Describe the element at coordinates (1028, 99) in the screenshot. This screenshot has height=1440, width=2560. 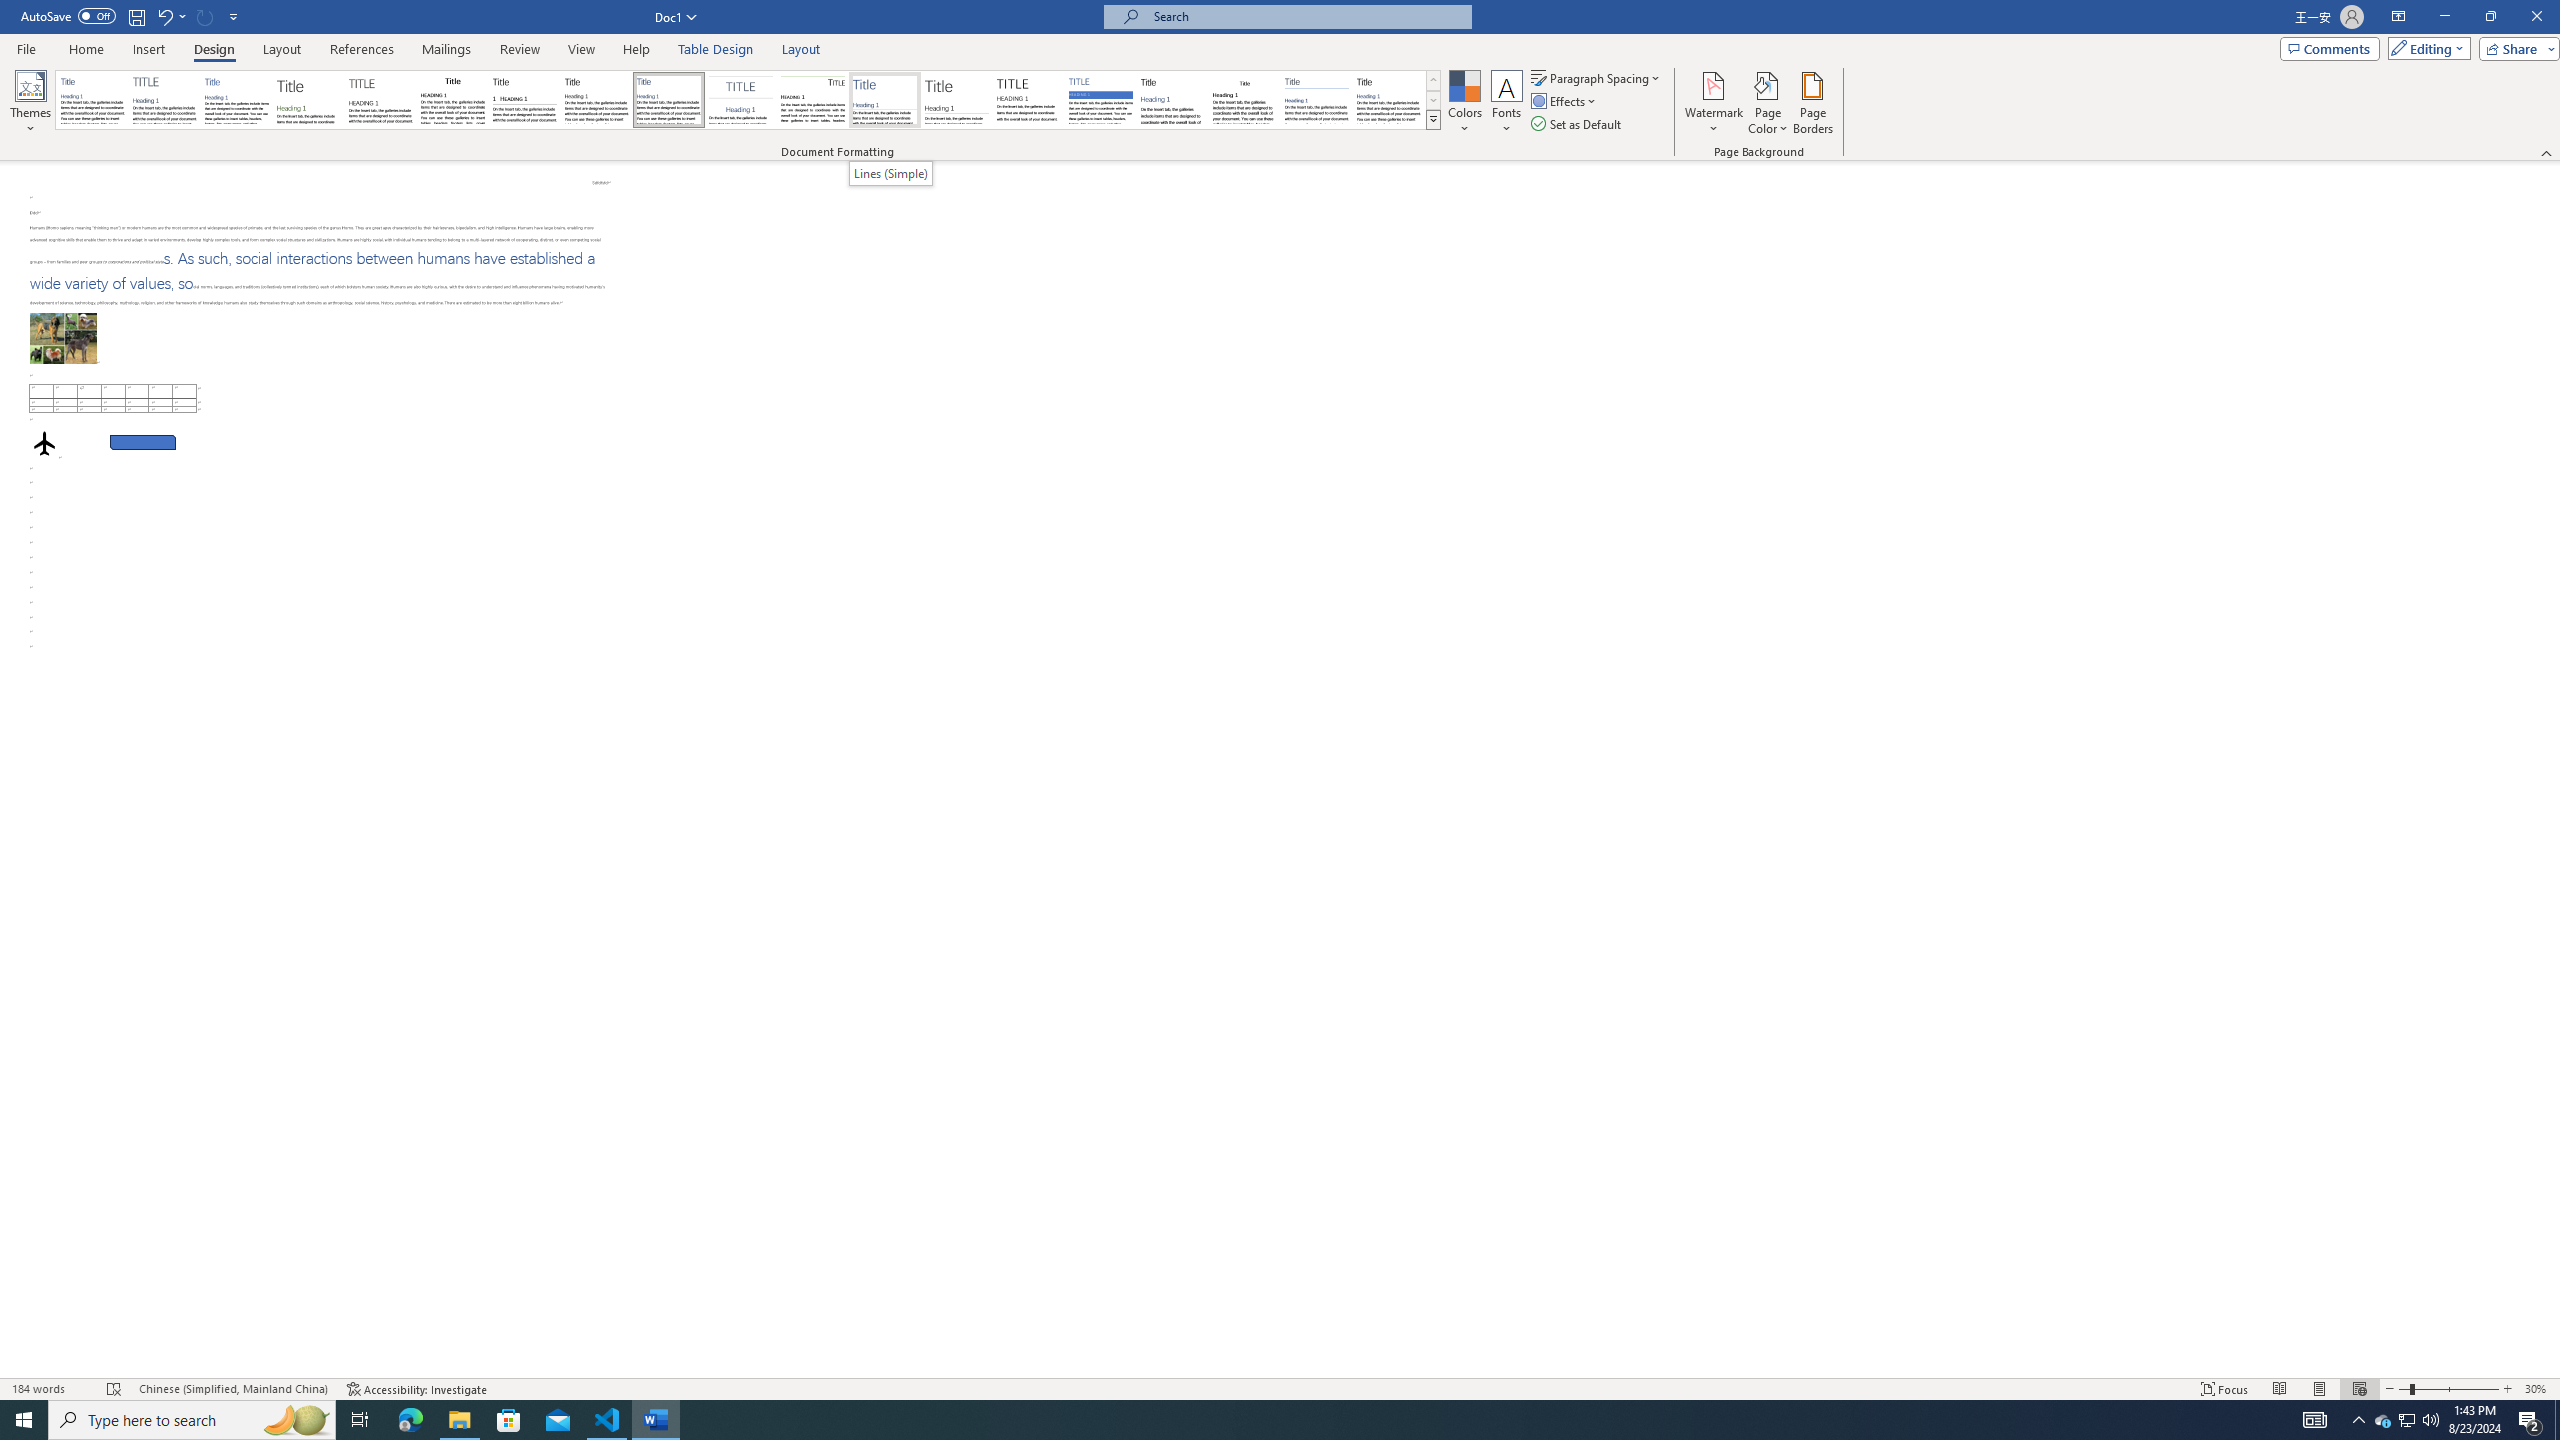
I see `'Minimalist'` at that location.